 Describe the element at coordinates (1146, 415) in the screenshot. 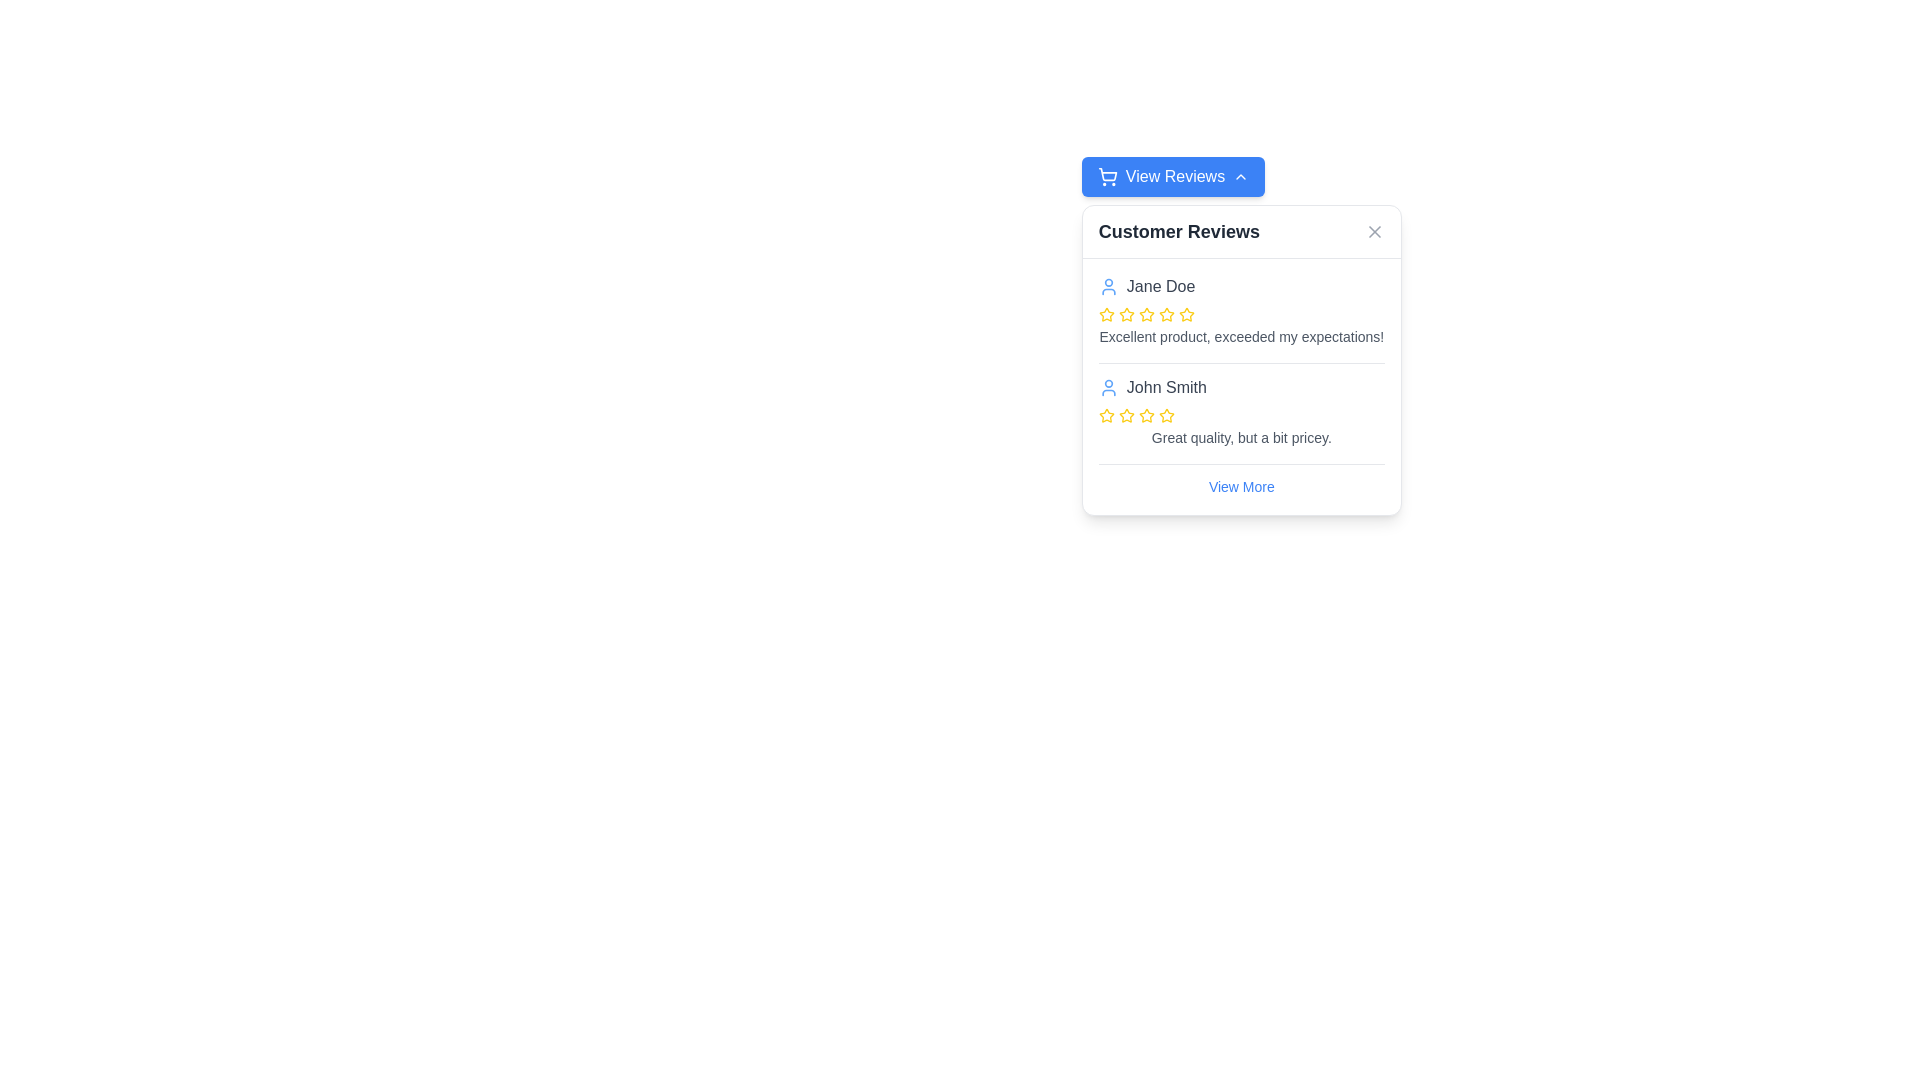

I see `the fifth star-shaped icon in the rating system next to the reviewer 'John Smith' to potentially interact with the rating` at that location.